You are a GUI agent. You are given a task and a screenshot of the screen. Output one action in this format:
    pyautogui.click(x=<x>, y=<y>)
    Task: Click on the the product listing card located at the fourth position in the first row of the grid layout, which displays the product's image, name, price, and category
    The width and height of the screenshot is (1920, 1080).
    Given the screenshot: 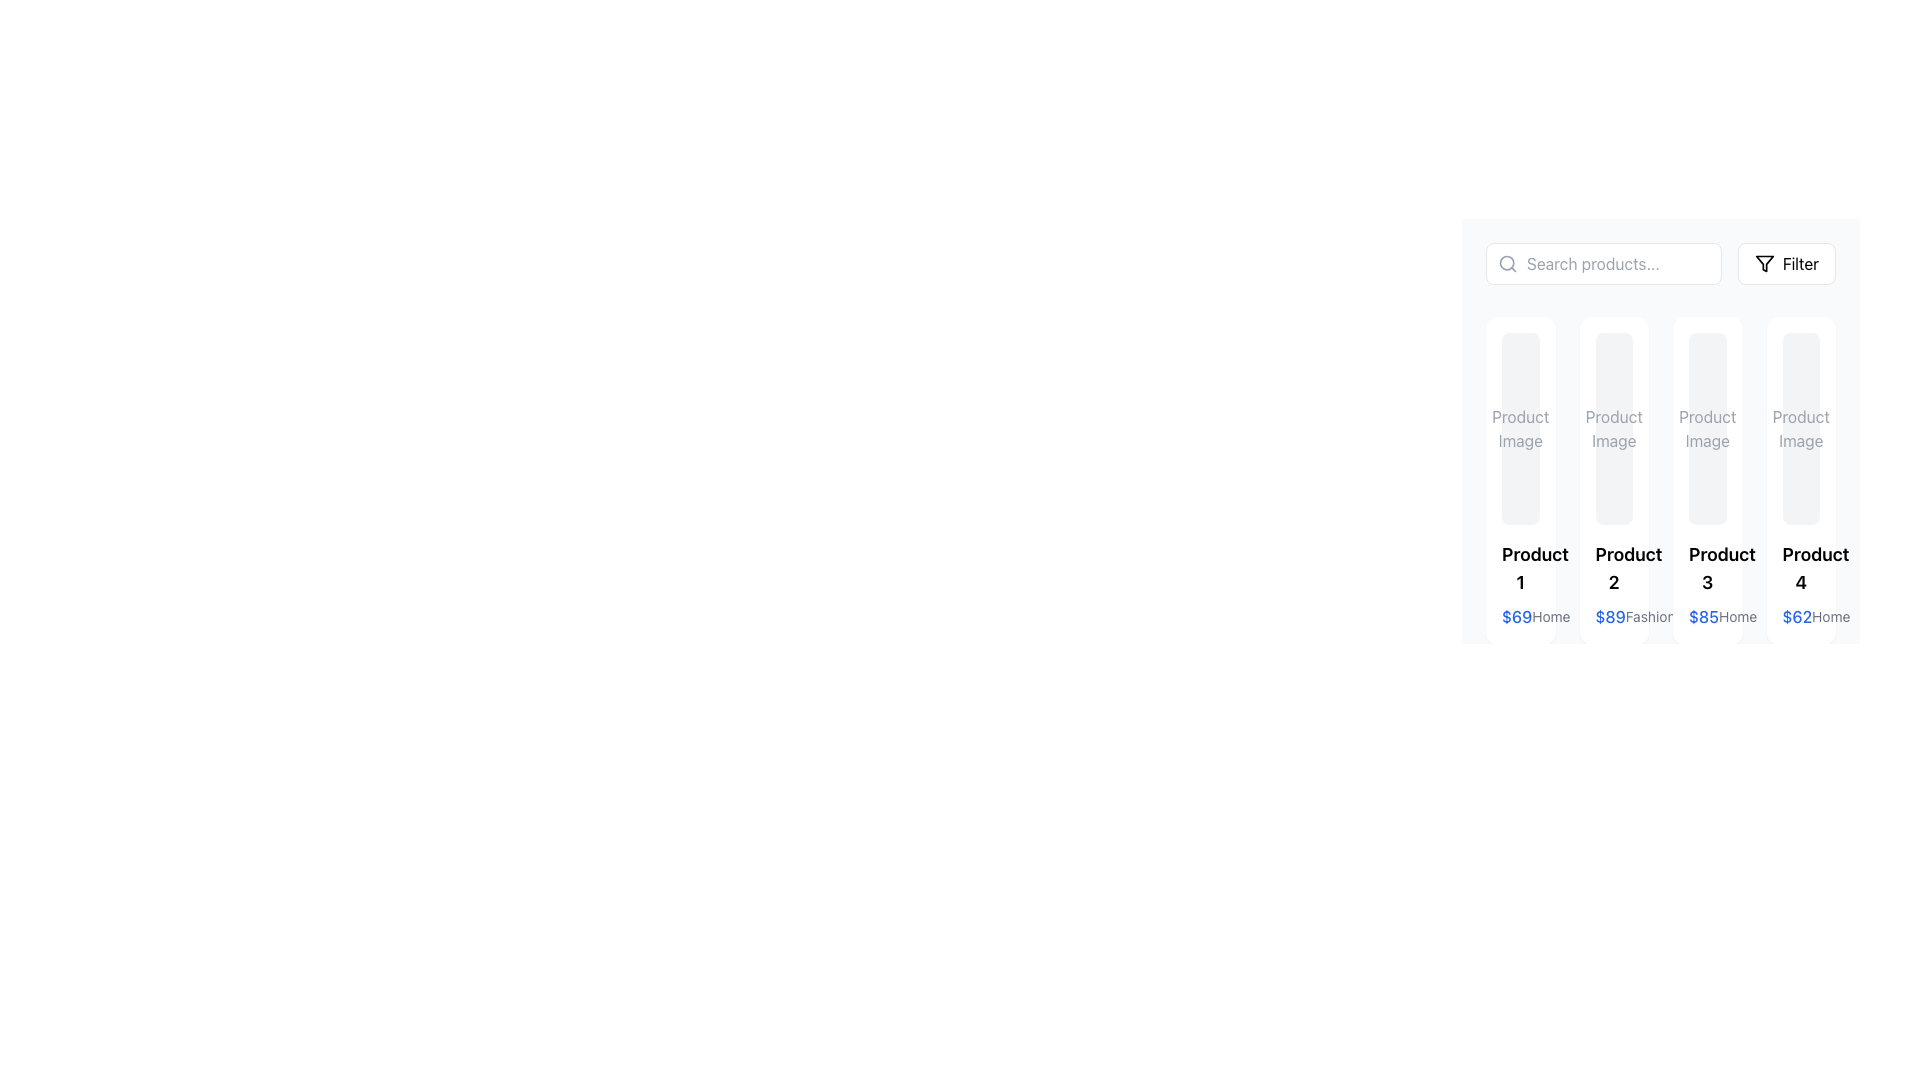 What is the action you would take?
    pyautogui.click(x=1801, y=481)
    